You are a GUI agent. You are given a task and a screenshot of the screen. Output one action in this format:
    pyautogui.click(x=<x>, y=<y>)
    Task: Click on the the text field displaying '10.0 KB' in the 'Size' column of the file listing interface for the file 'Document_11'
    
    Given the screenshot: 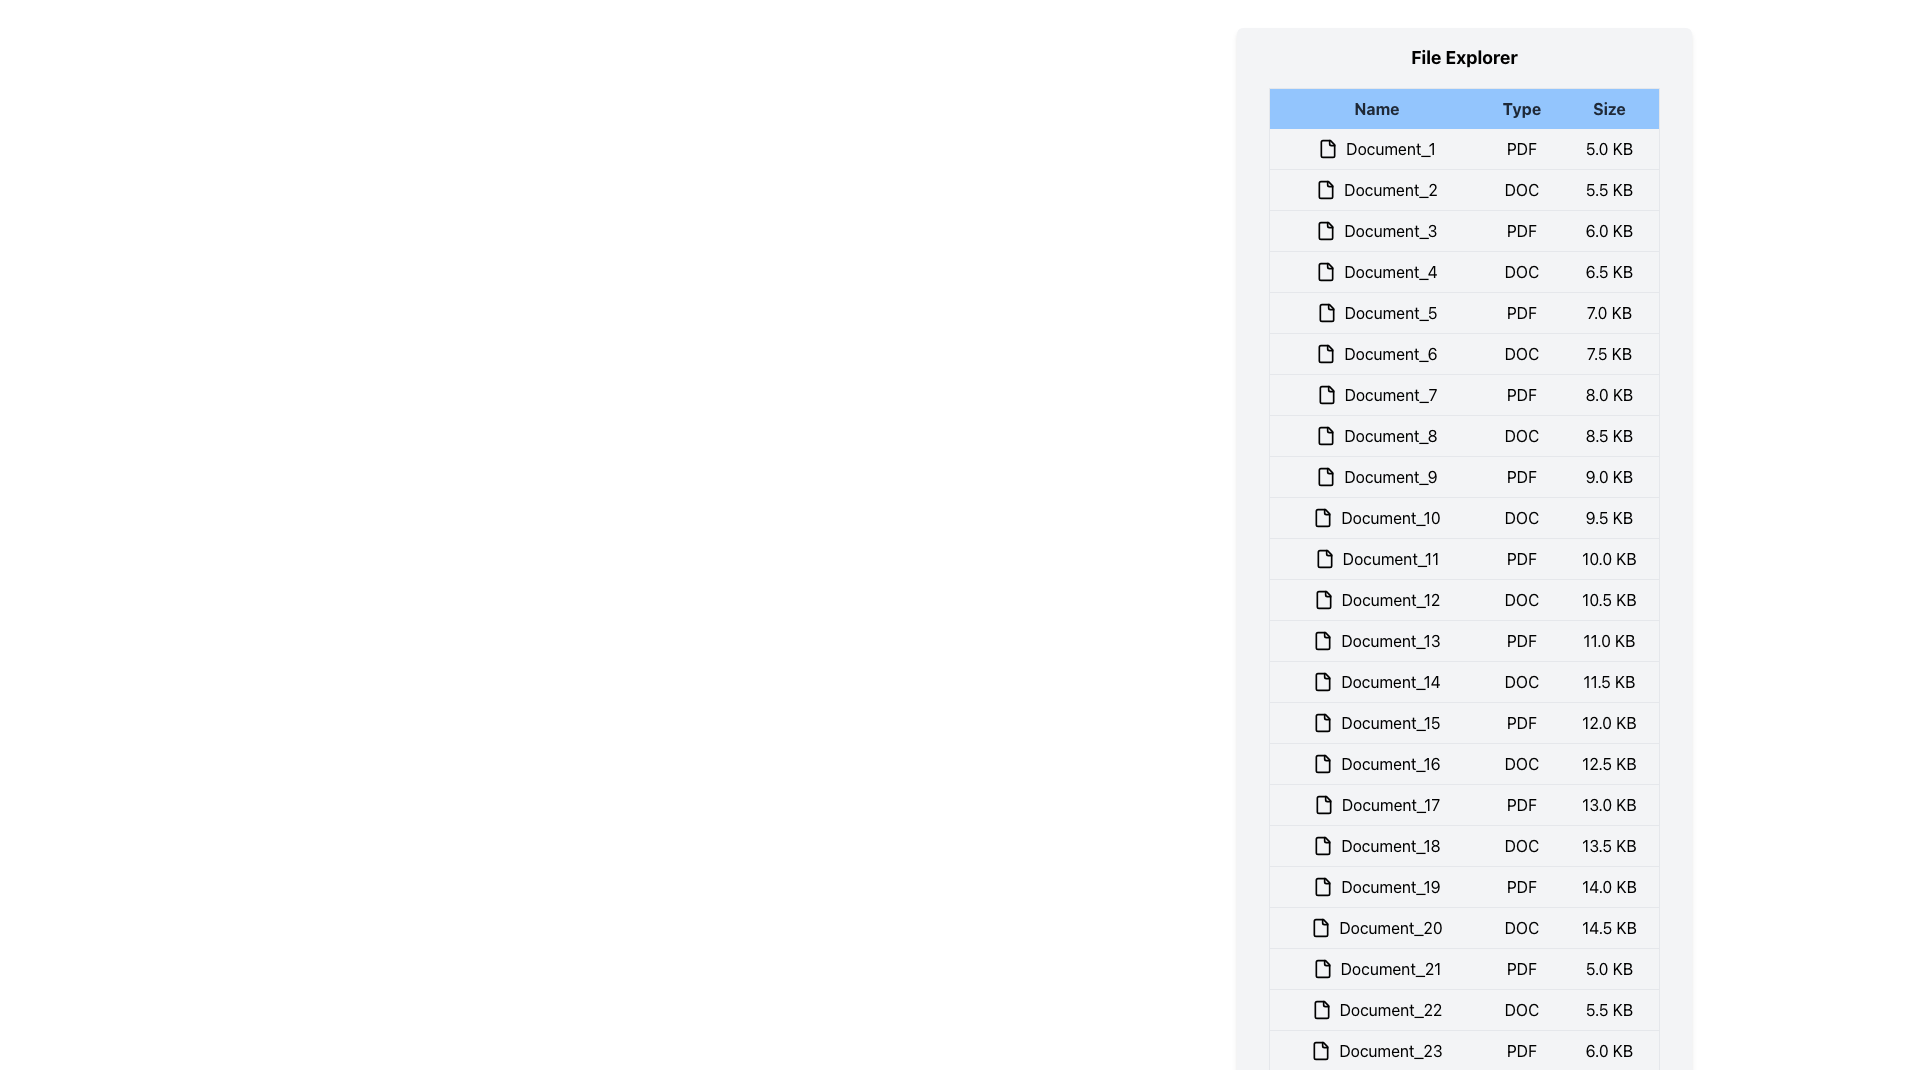 What is the action you would take?
    pyautogui.click(x=1609, y=559)
    